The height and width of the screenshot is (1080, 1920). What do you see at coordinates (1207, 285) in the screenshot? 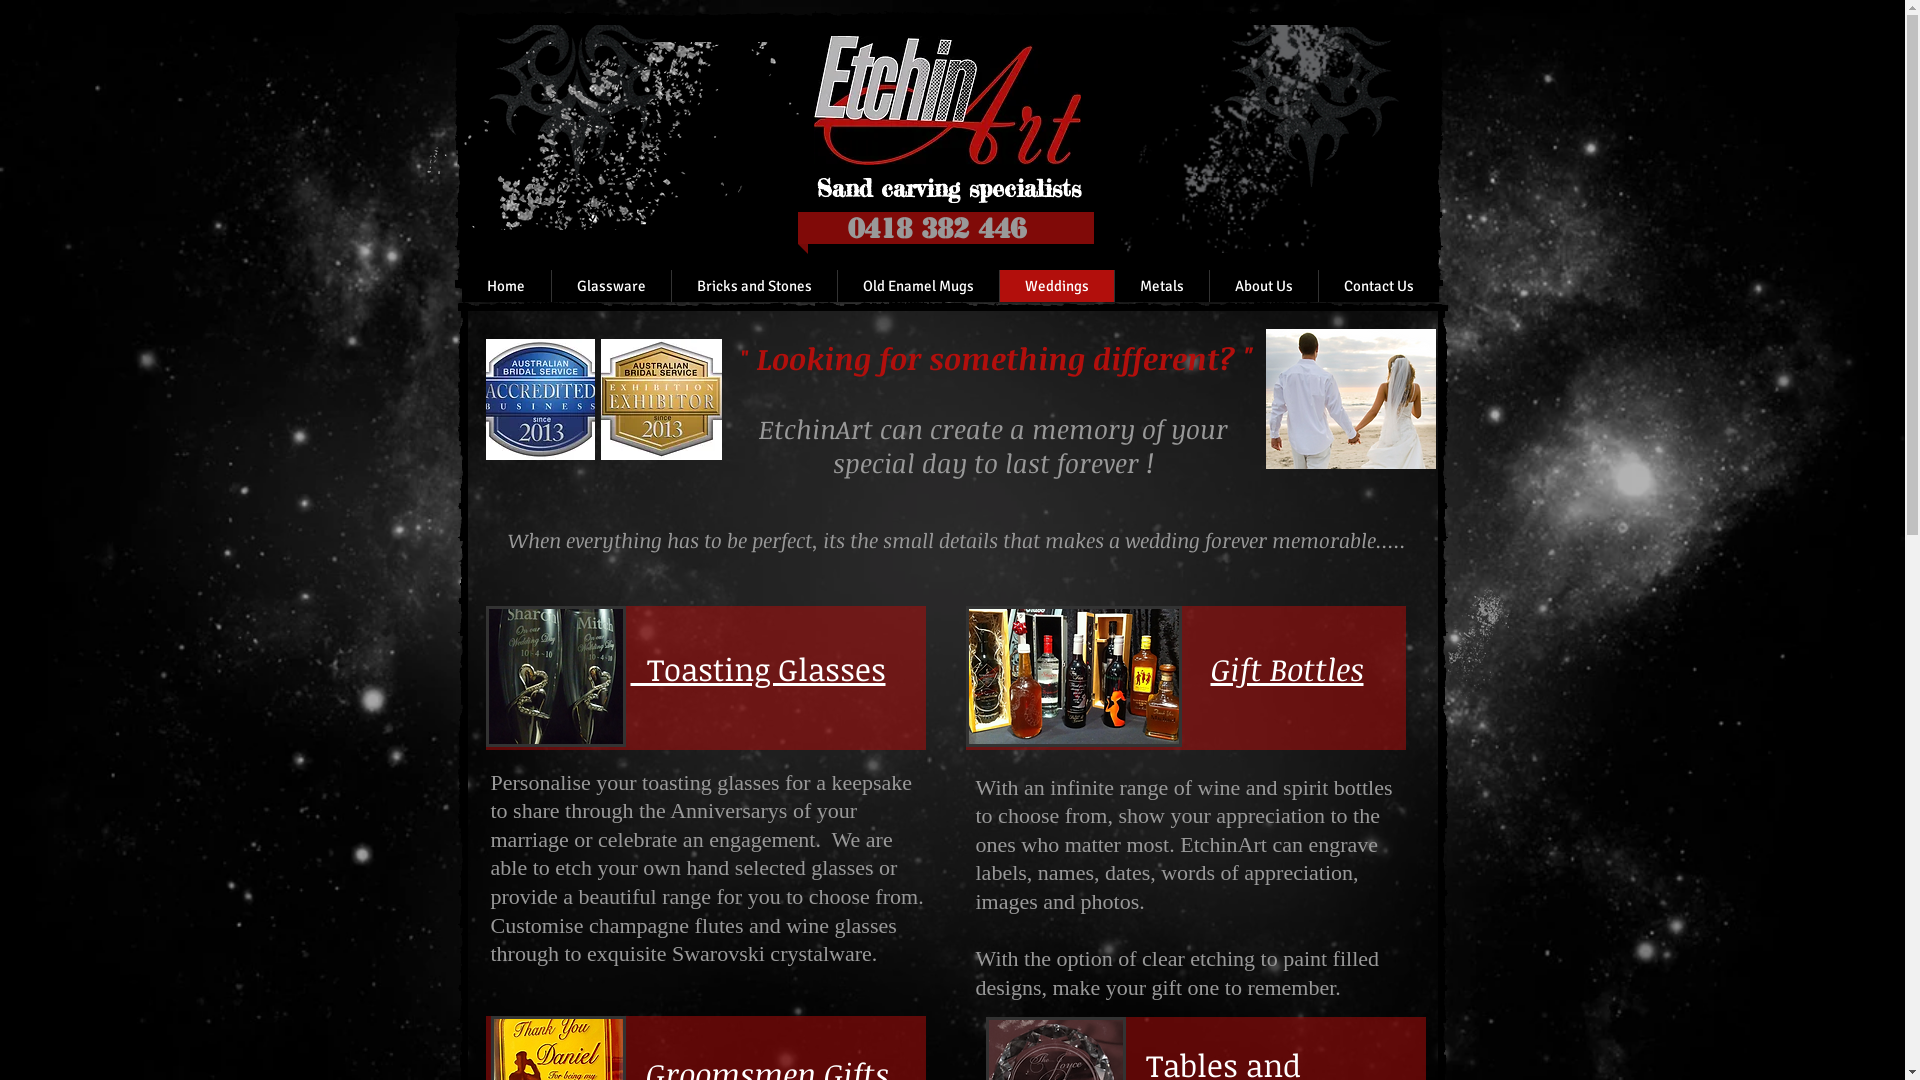
I see `'About Us'` at bounding box center [1207, 285].